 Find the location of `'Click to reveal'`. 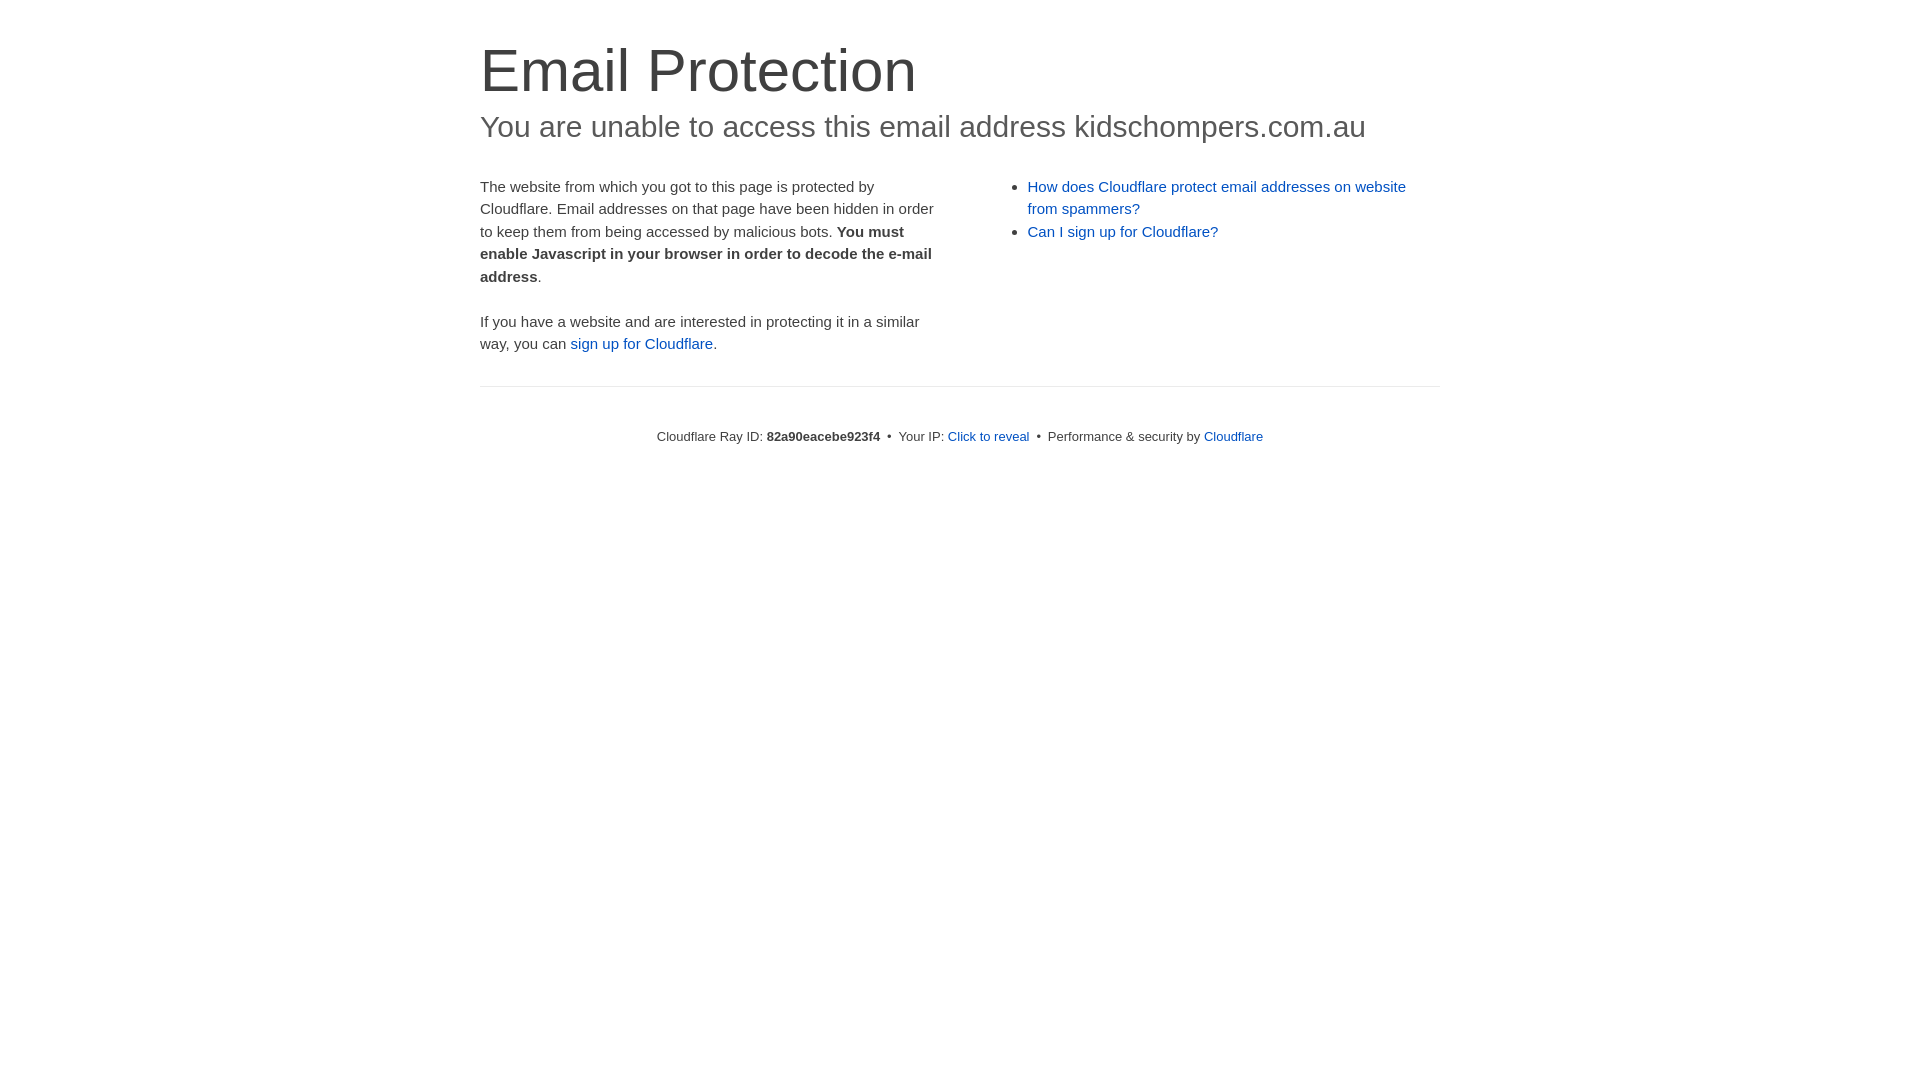

'Click to reveal' is located at coordinates (988, 435).